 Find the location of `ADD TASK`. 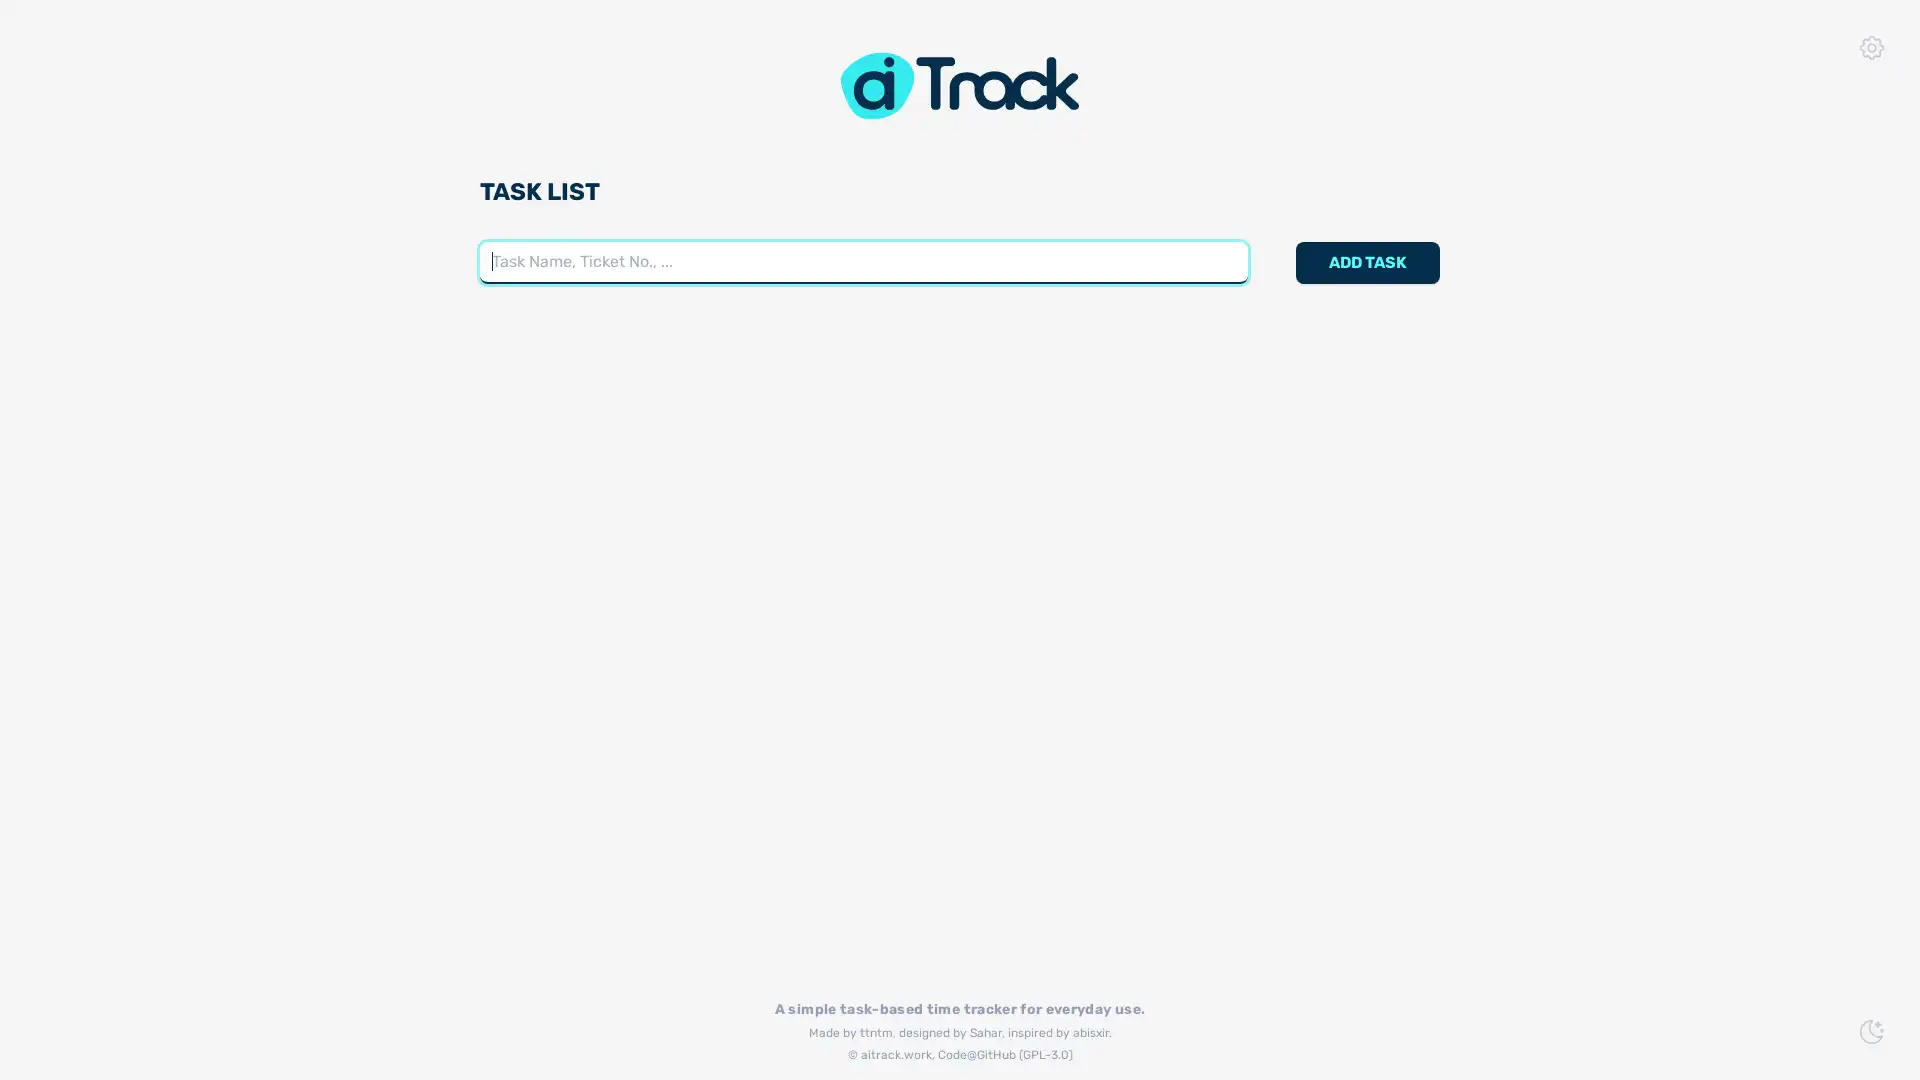

ADD TASK is located at coordinates (1367, 261).